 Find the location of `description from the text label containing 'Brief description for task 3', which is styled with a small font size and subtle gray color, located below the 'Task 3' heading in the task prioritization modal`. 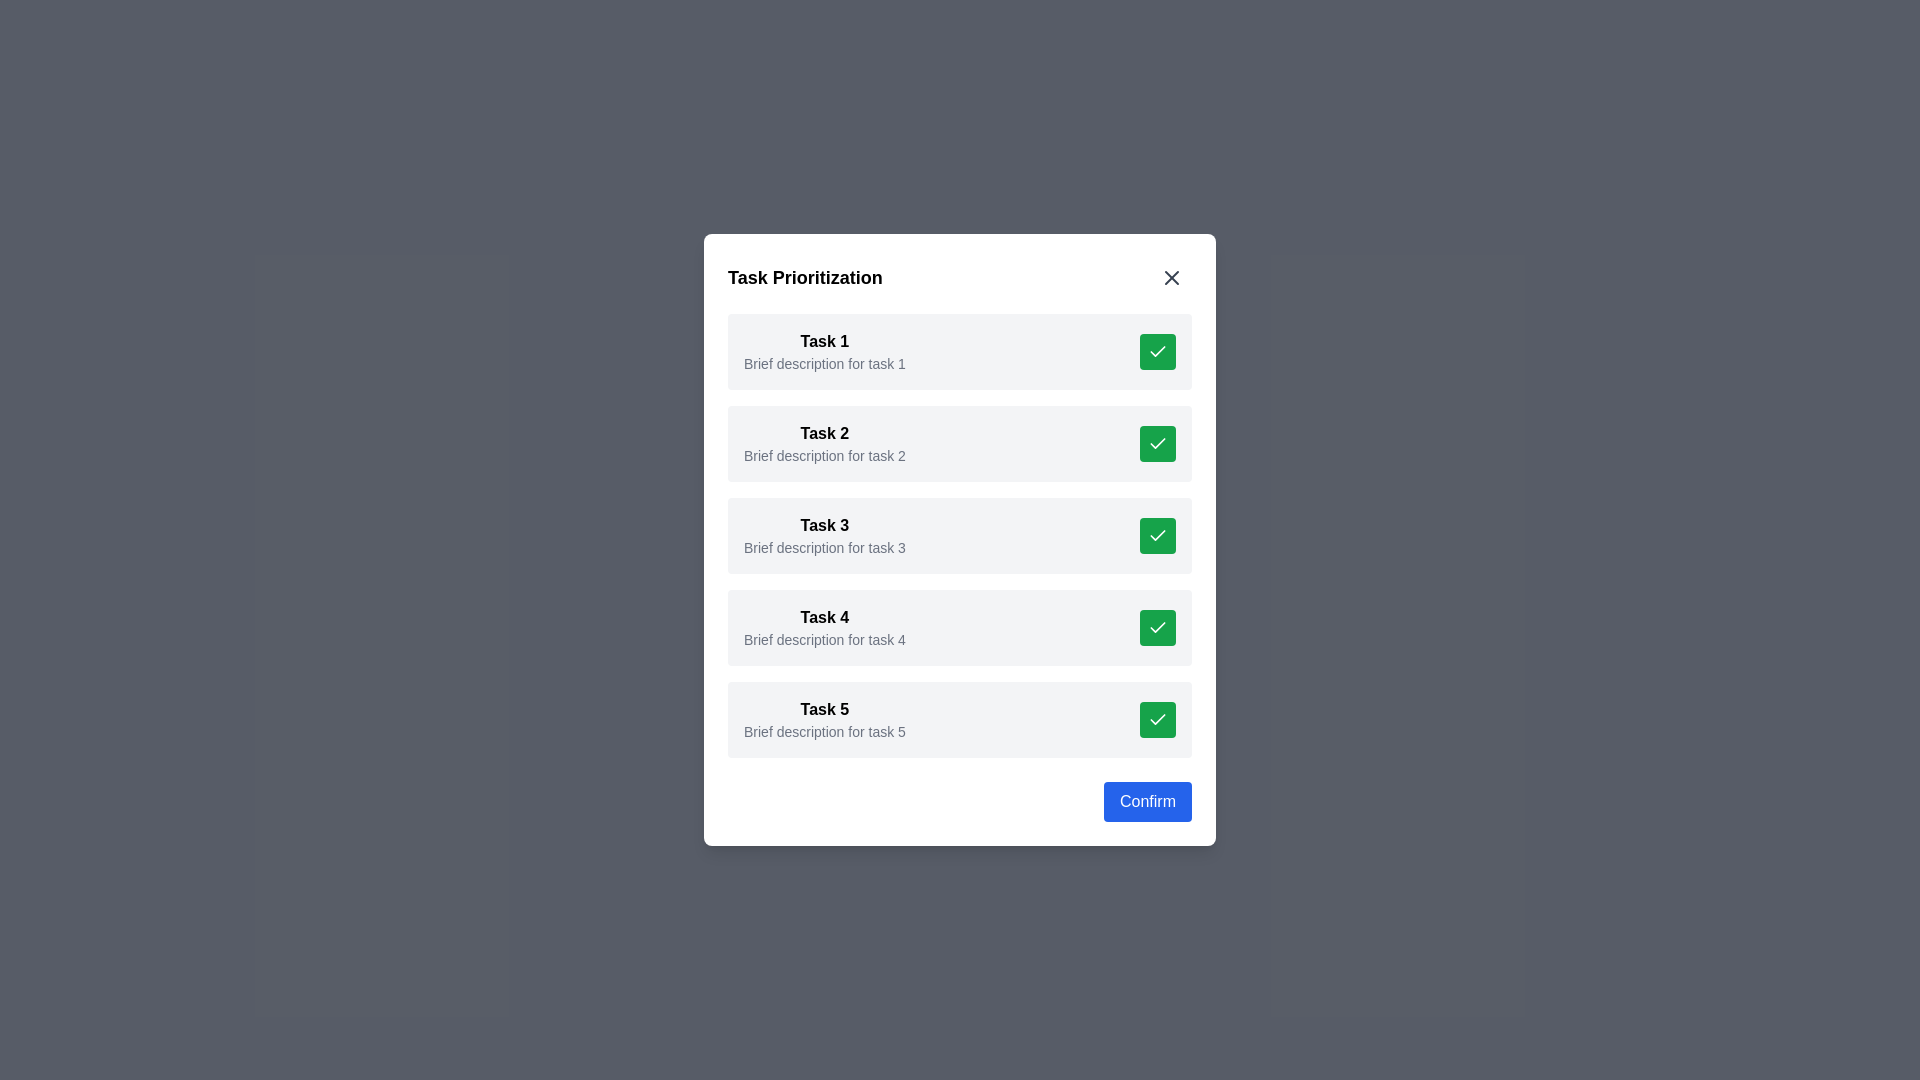

description from the text label containing 'Brief description for task 3', which is styled with a small font size and subtle gray color, located below the 'Task 3' heading in the task prioritization modal is located at coordinates (825, 547).